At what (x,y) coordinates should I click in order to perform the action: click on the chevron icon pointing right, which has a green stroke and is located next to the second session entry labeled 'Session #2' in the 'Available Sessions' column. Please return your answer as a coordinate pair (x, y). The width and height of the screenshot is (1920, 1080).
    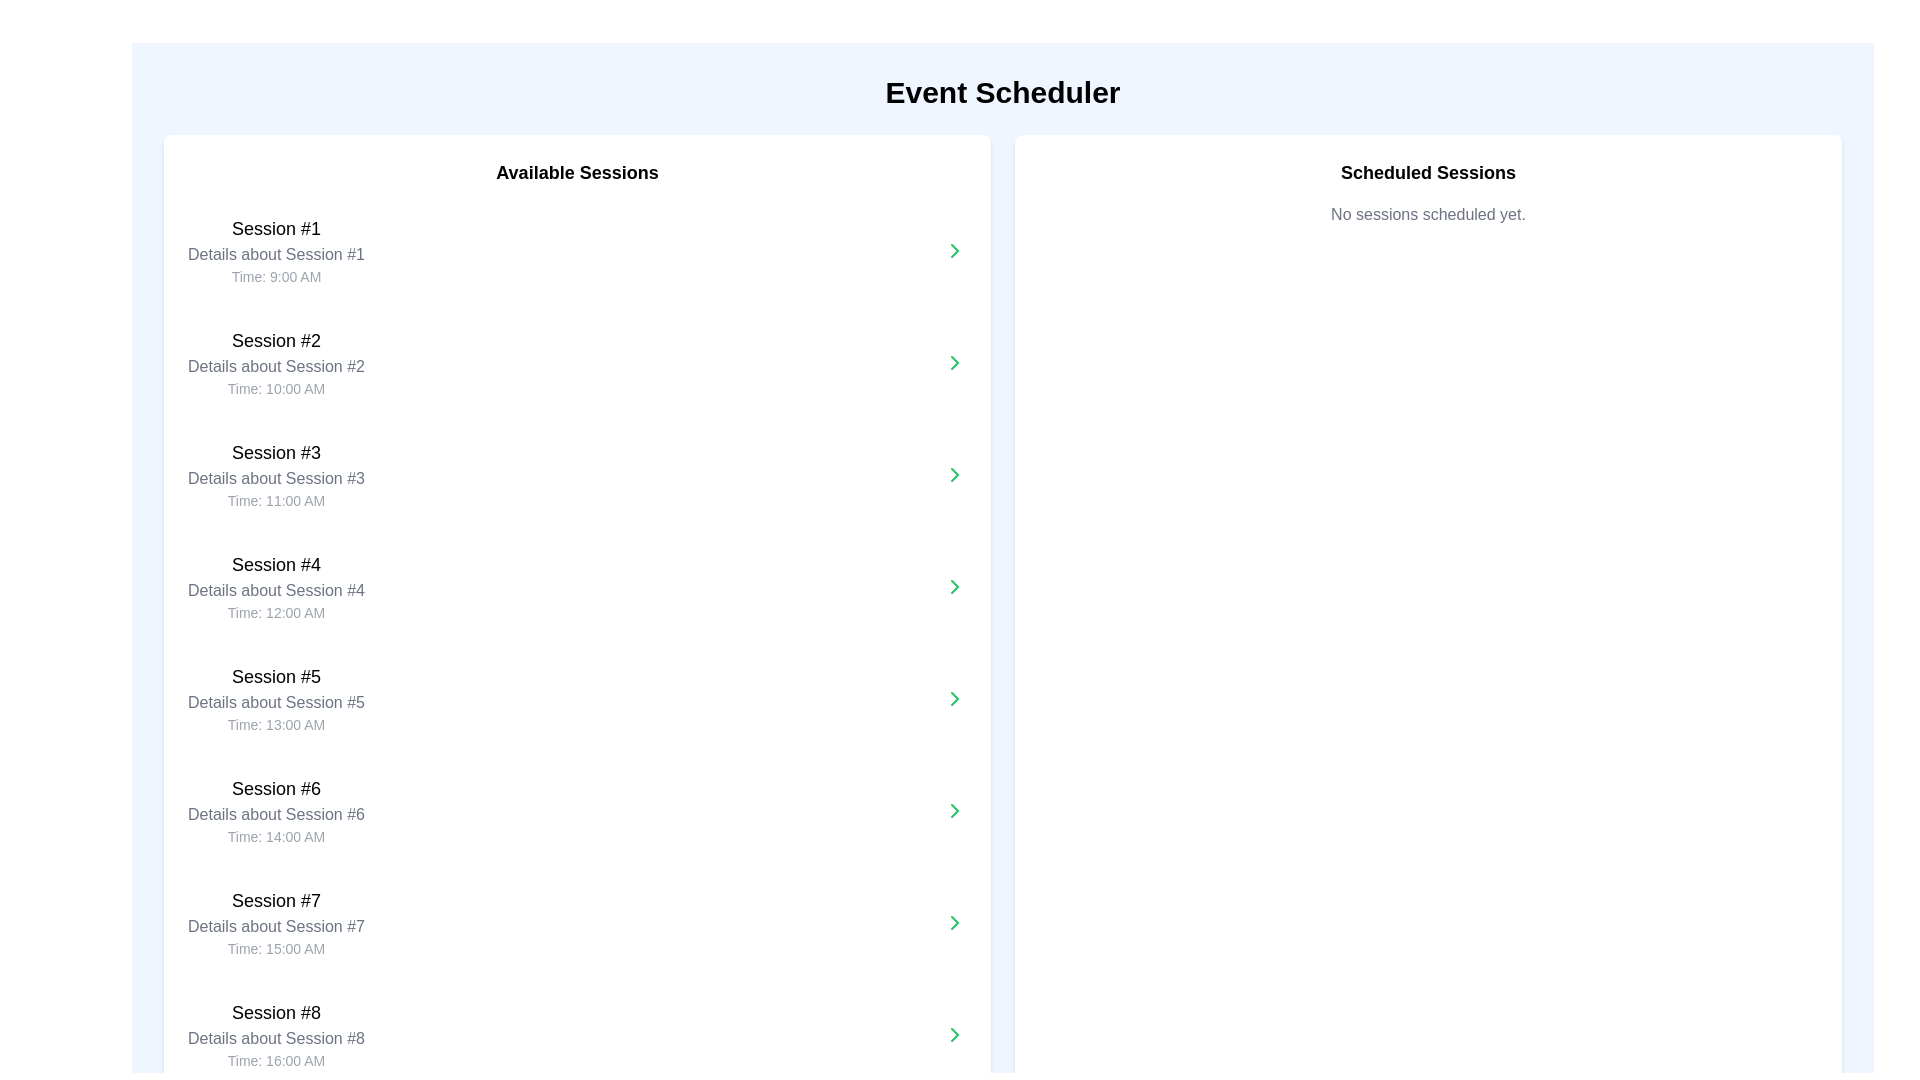
    Looking at the image, I should click on (954, 362).